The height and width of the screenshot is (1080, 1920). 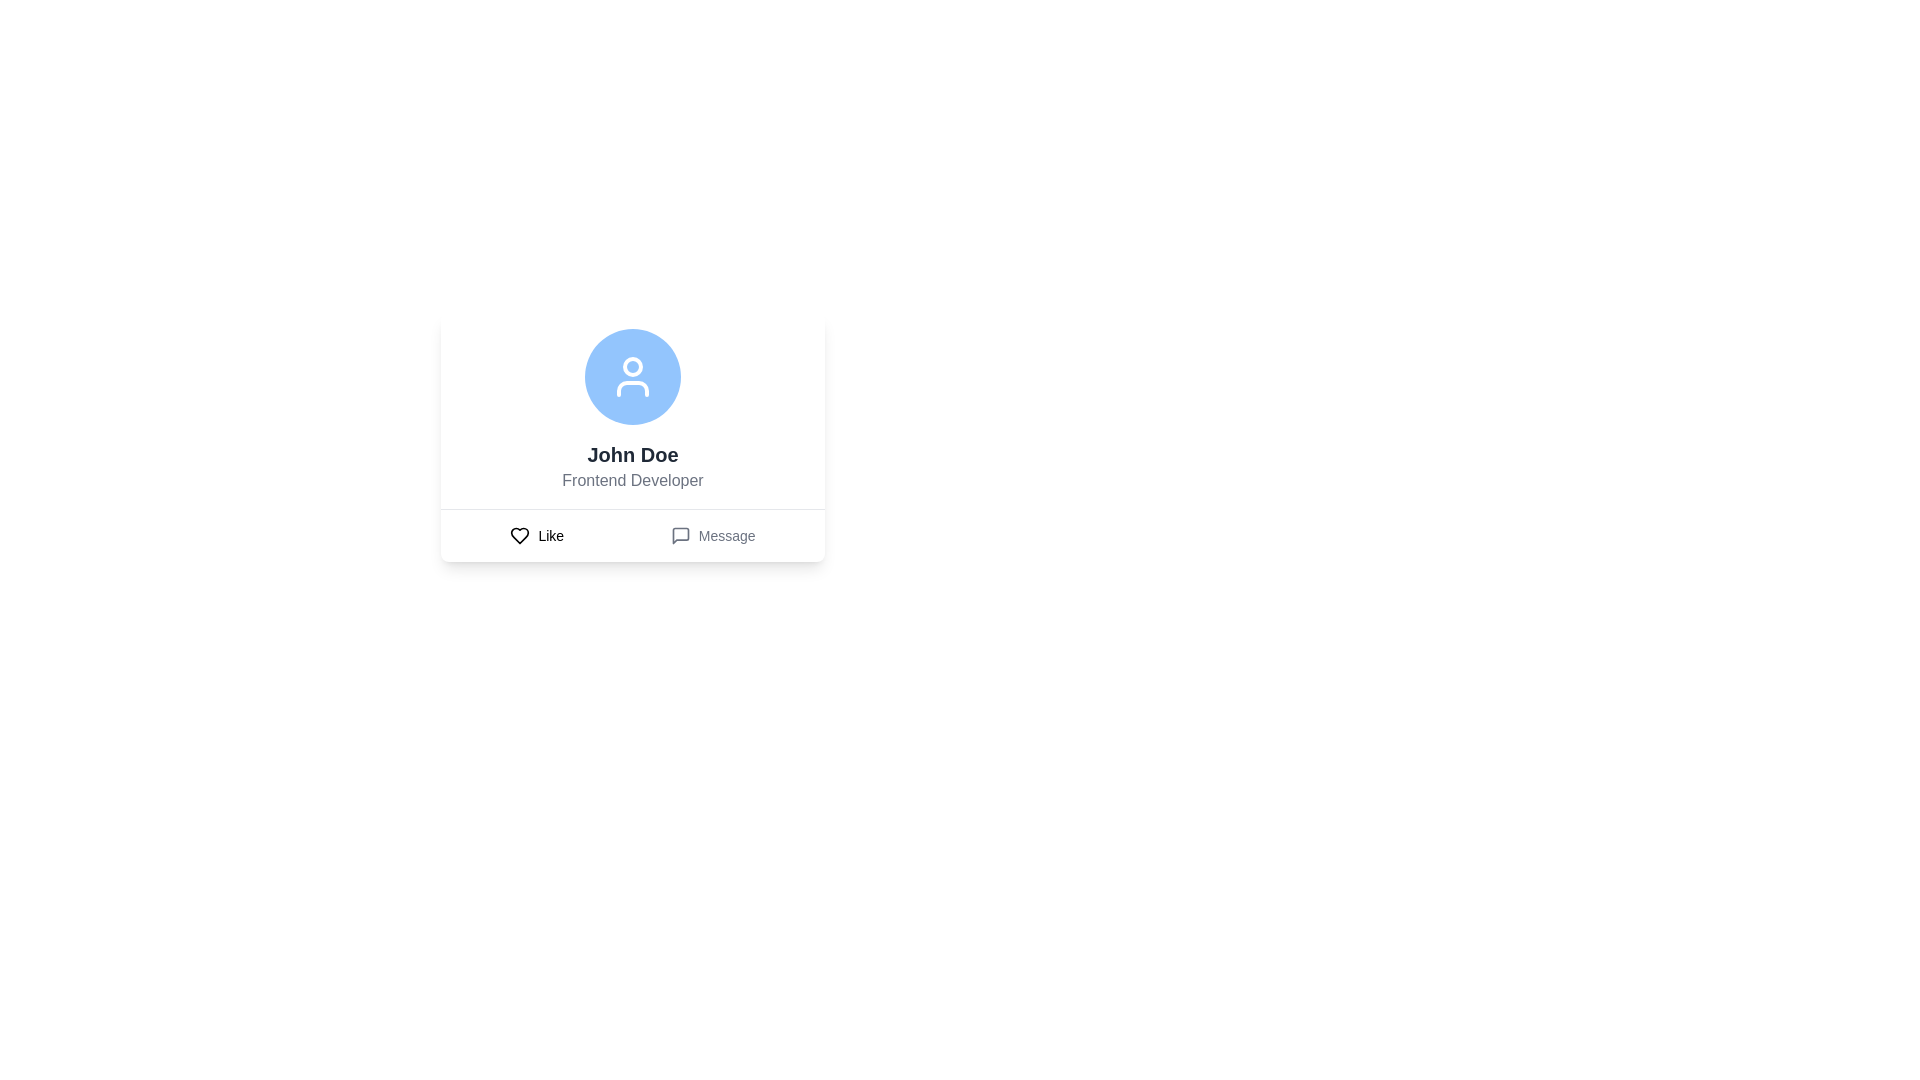 I want to click on the upper circular Decorative SVG element located centrally within the user profile avatar icon, which is positioned above the text 'John Doe' and 'Frontend Developer', so click(x=632, y=366).